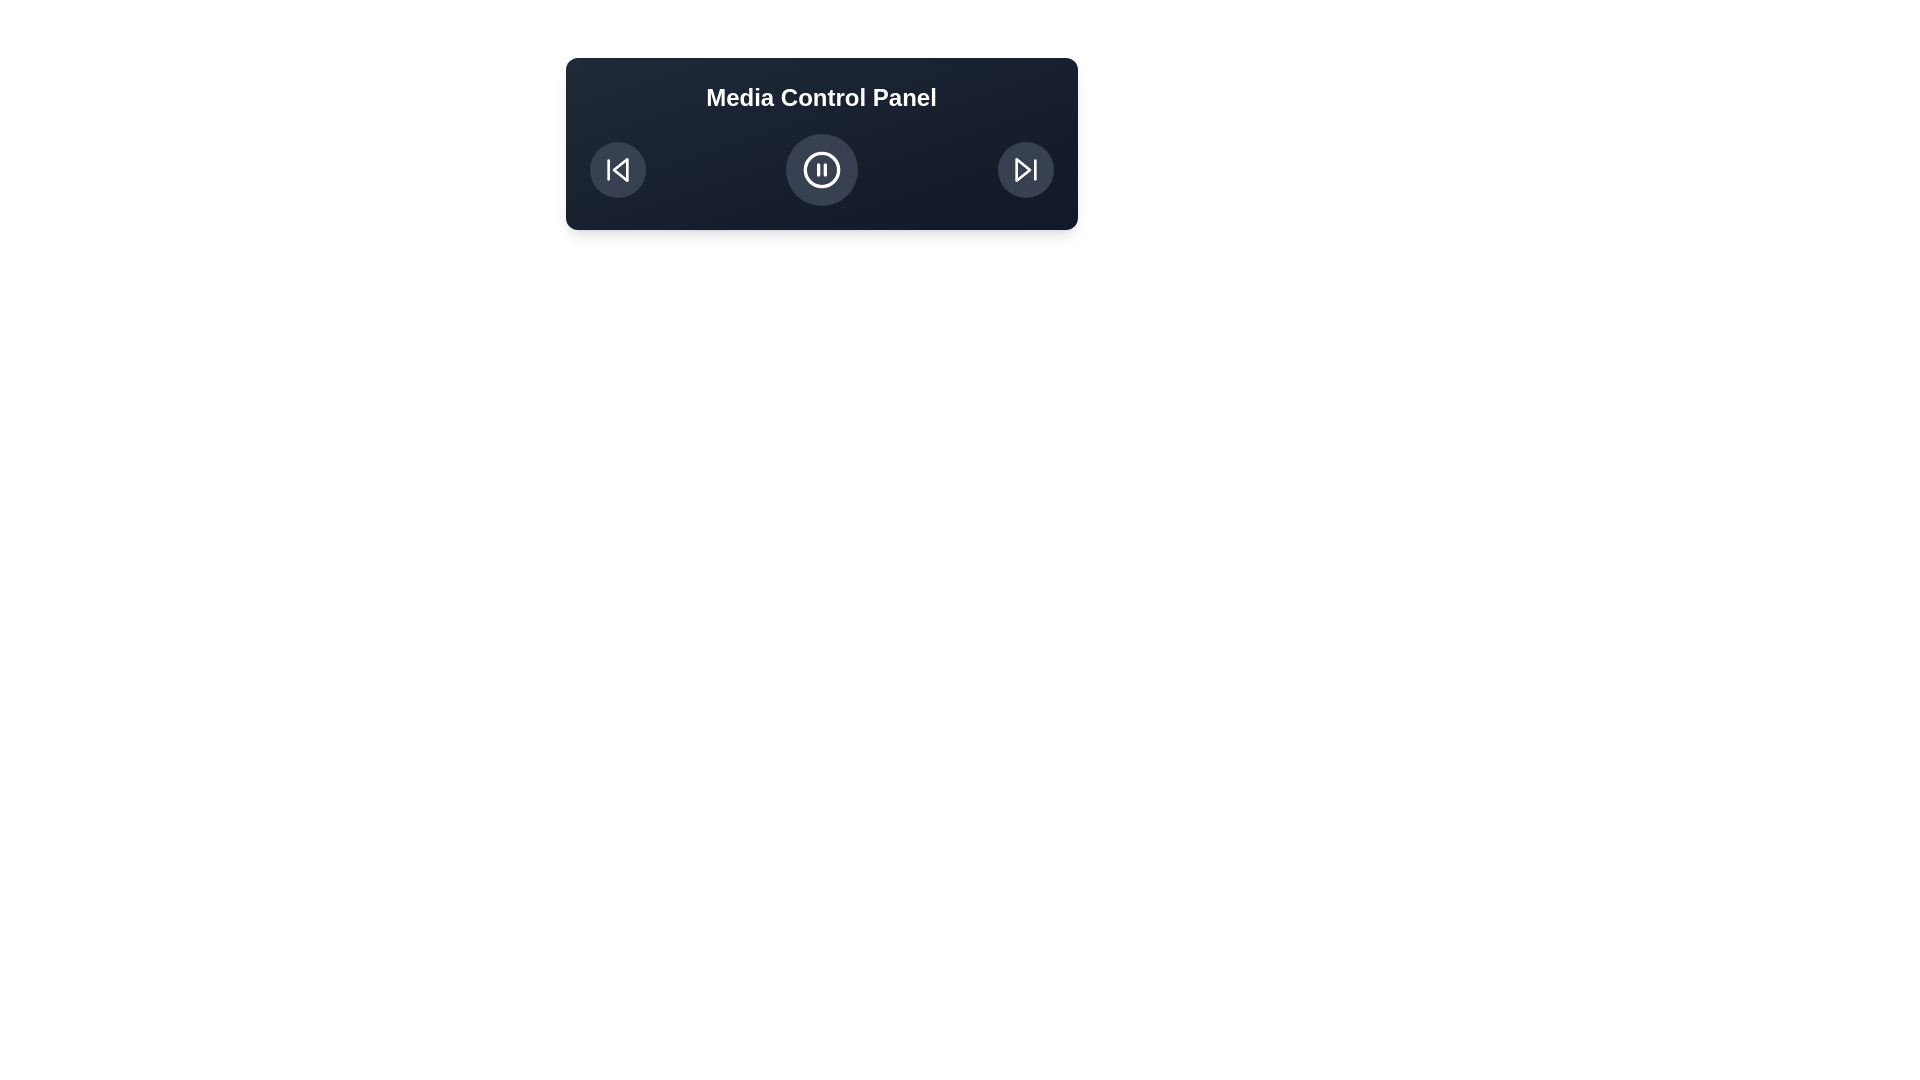 This screenshot has height=1080, width=1920. What do you see at coordinates (1025, 168) in the screenshot?
I see `the skip forward button located on the far right side of the media control panel` at bounding box center [1025, 168].